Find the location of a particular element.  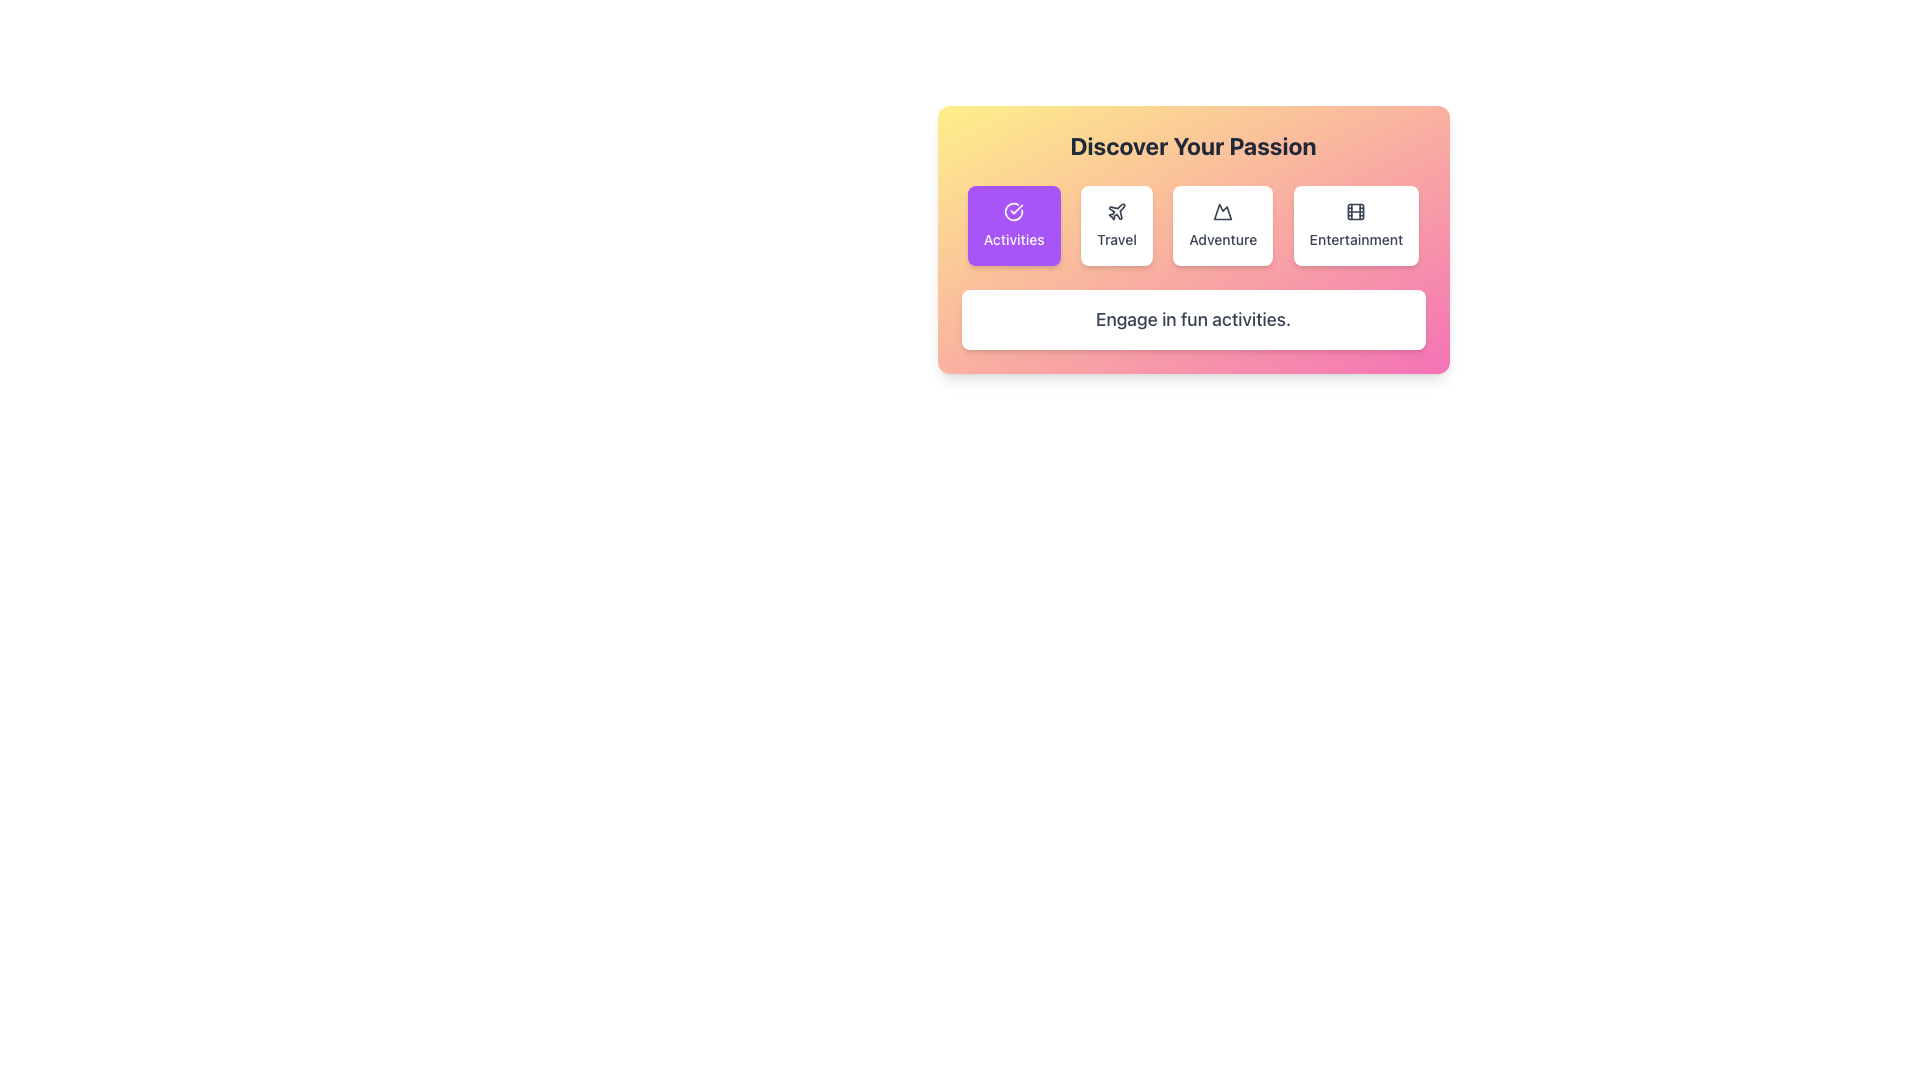

the airplane icon inside the 'Travel' button is located at coordinates (1116, 211).